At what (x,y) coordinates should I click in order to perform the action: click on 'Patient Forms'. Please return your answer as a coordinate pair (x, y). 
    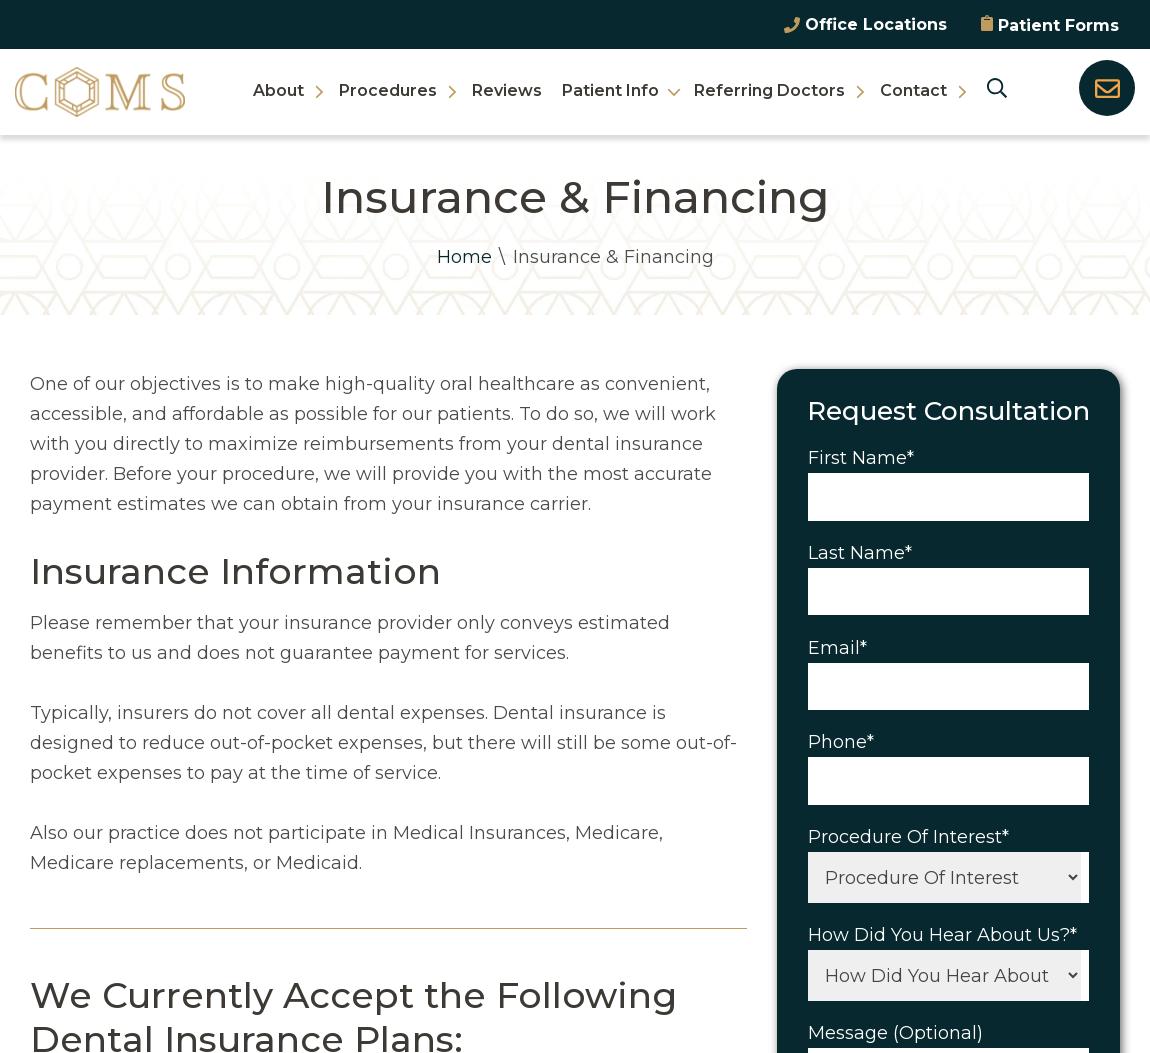
    Looking at the image, I should click on (1058, 25).